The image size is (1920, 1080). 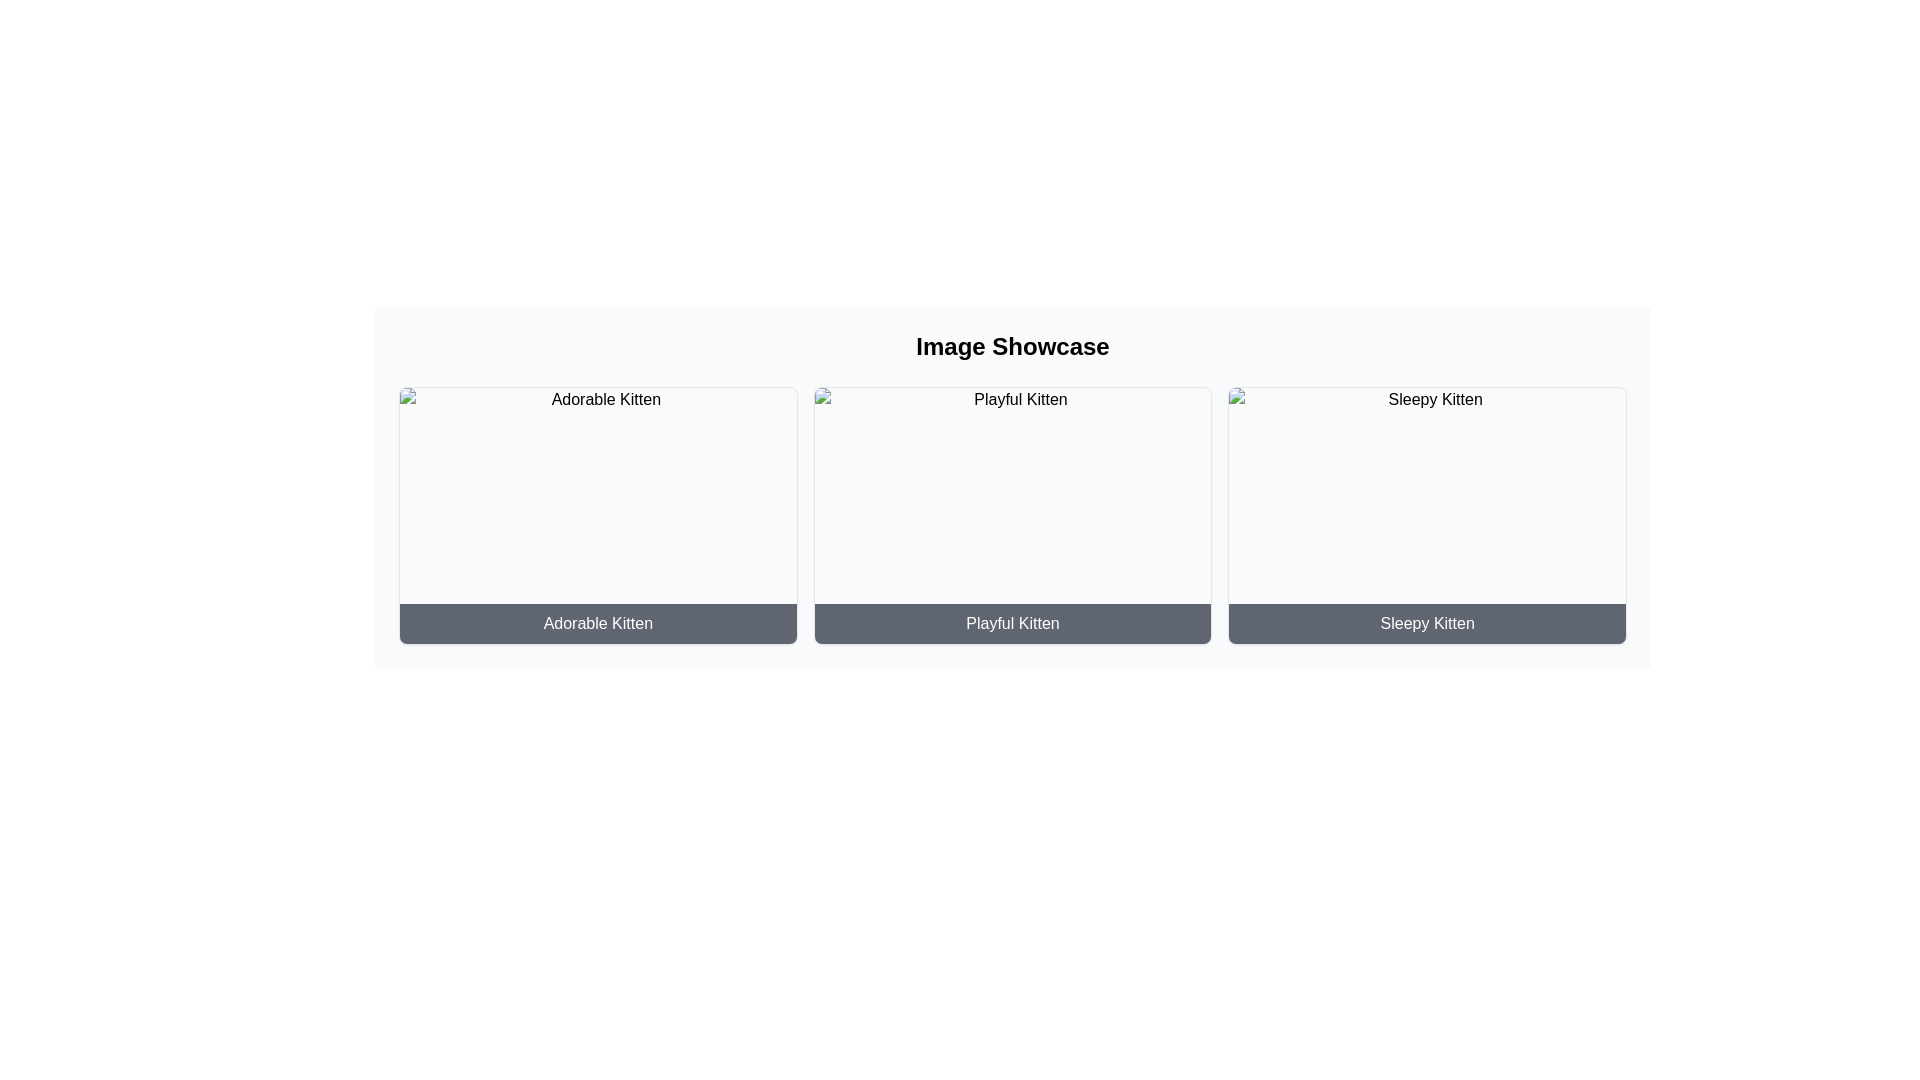 I want to click on the Display card that presents an image and description of the playful kitten, located between 'Adorable Kitten' and 'Sleepy Kitten' in the gallery layout, so click(x=1012, y=515).